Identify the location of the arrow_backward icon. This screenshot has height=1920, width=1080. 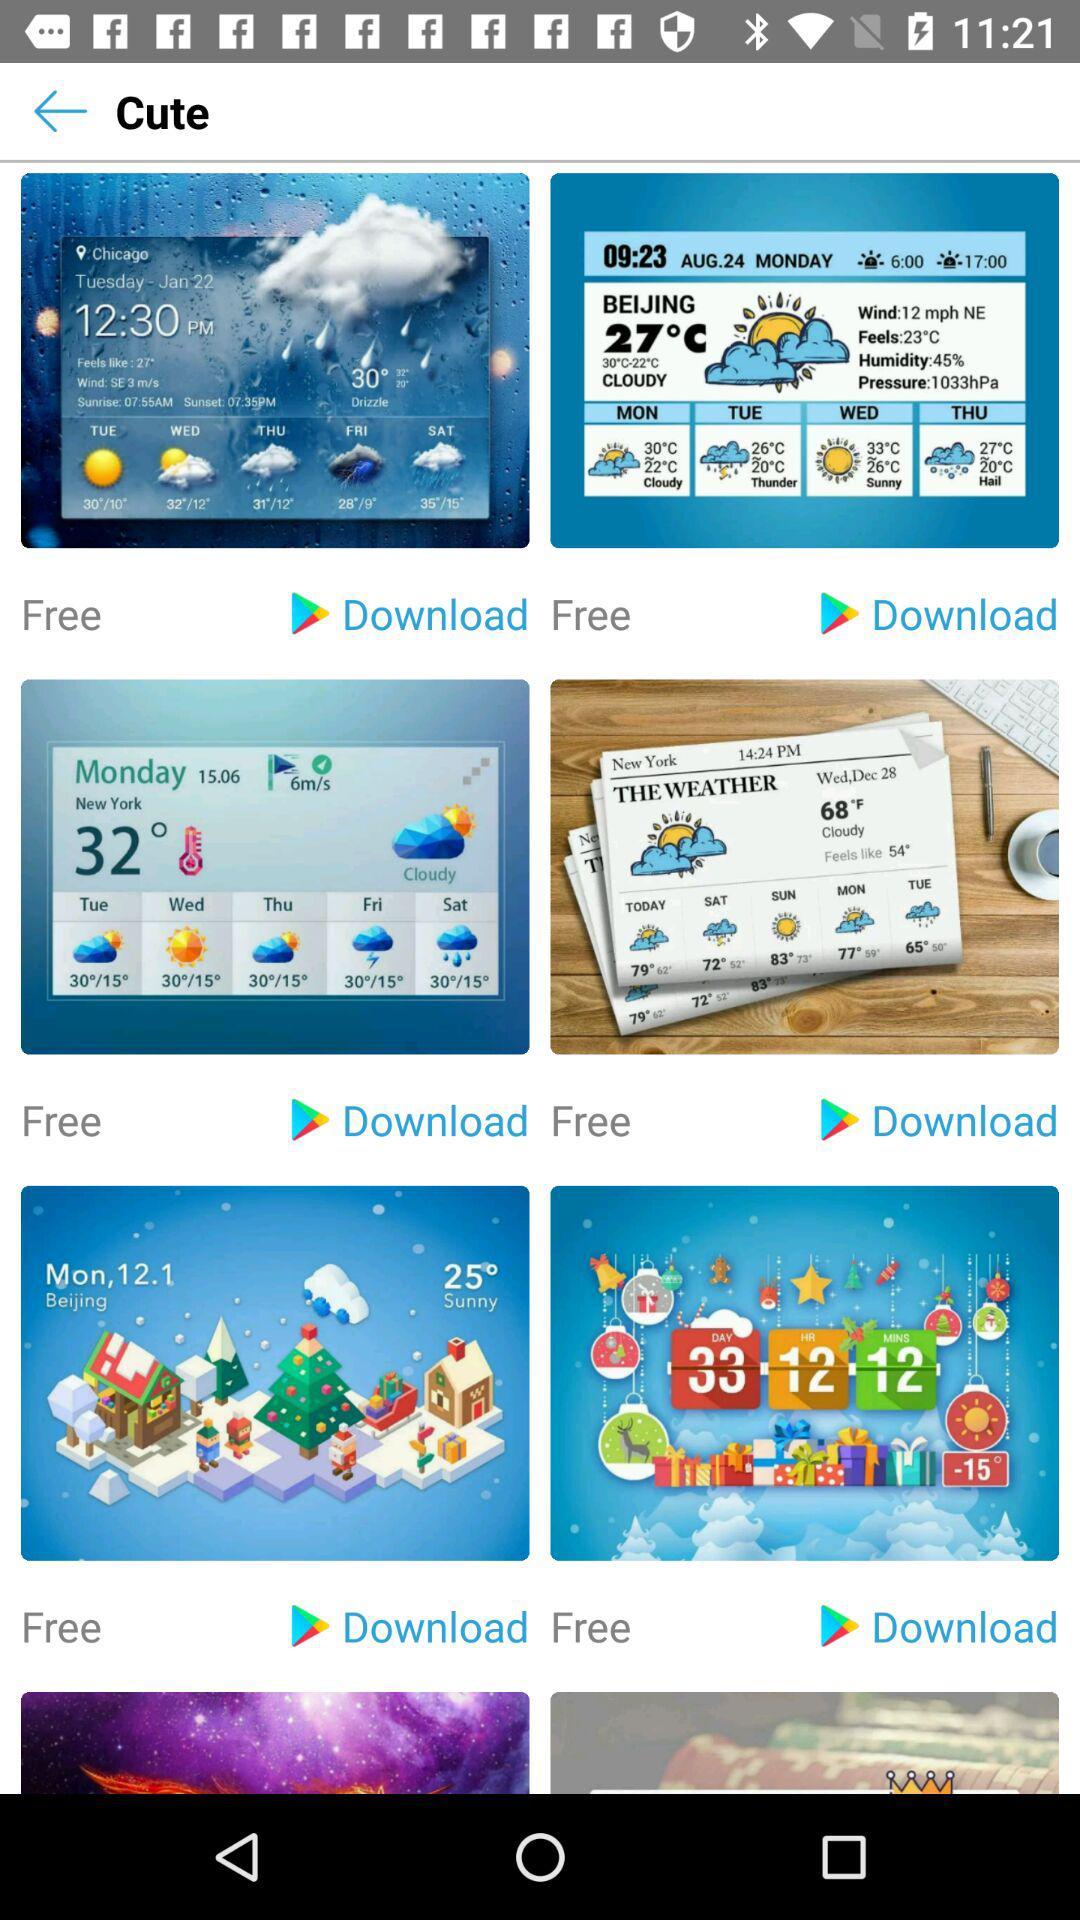
(59, 110).